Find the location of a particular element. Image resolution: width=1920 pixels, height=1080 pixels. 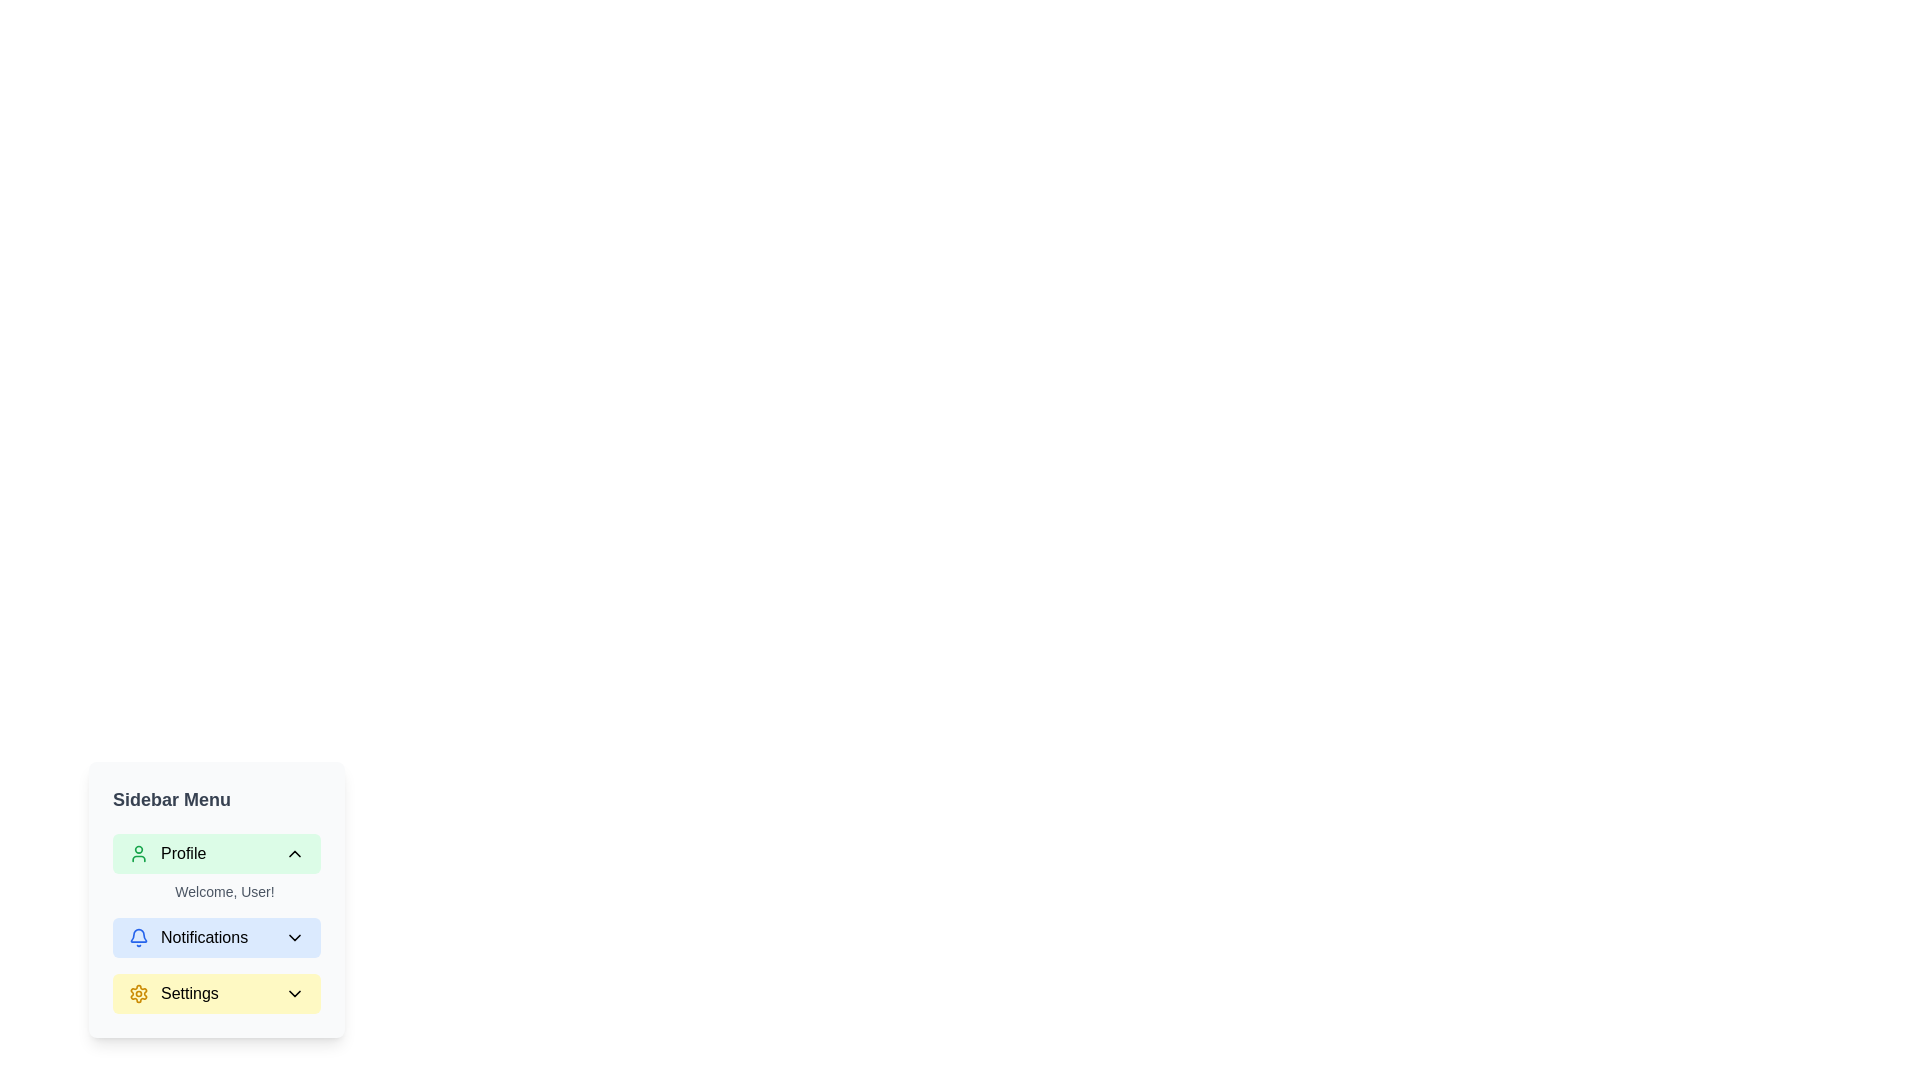

the top-most button in the Sidebar Menu that toggles visibility or navigation to the 'Profile' section, indicated by its green background, to trigger hover effects is located at coordinates (216, 853).